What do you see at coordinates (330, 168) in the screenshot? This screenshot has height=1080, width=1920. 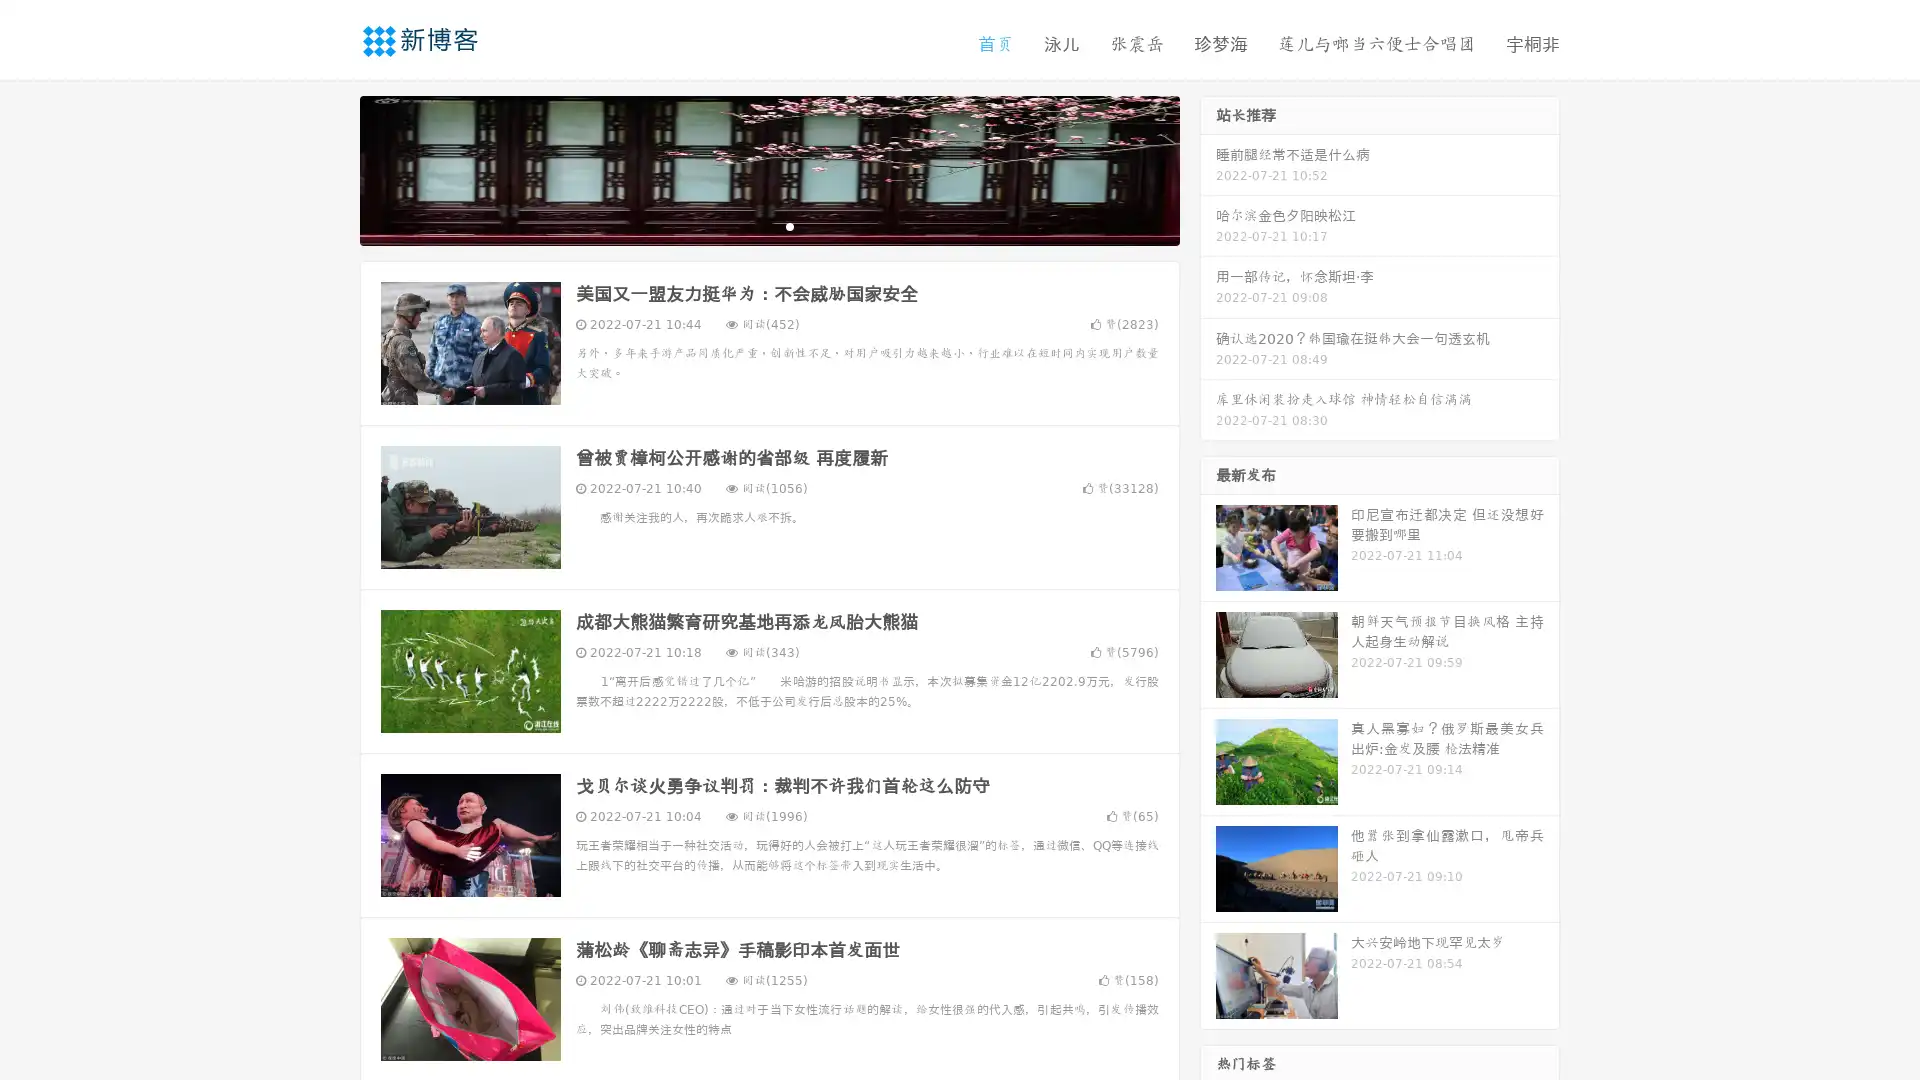 I see `Previous slide` at bounding box center [330, 168].